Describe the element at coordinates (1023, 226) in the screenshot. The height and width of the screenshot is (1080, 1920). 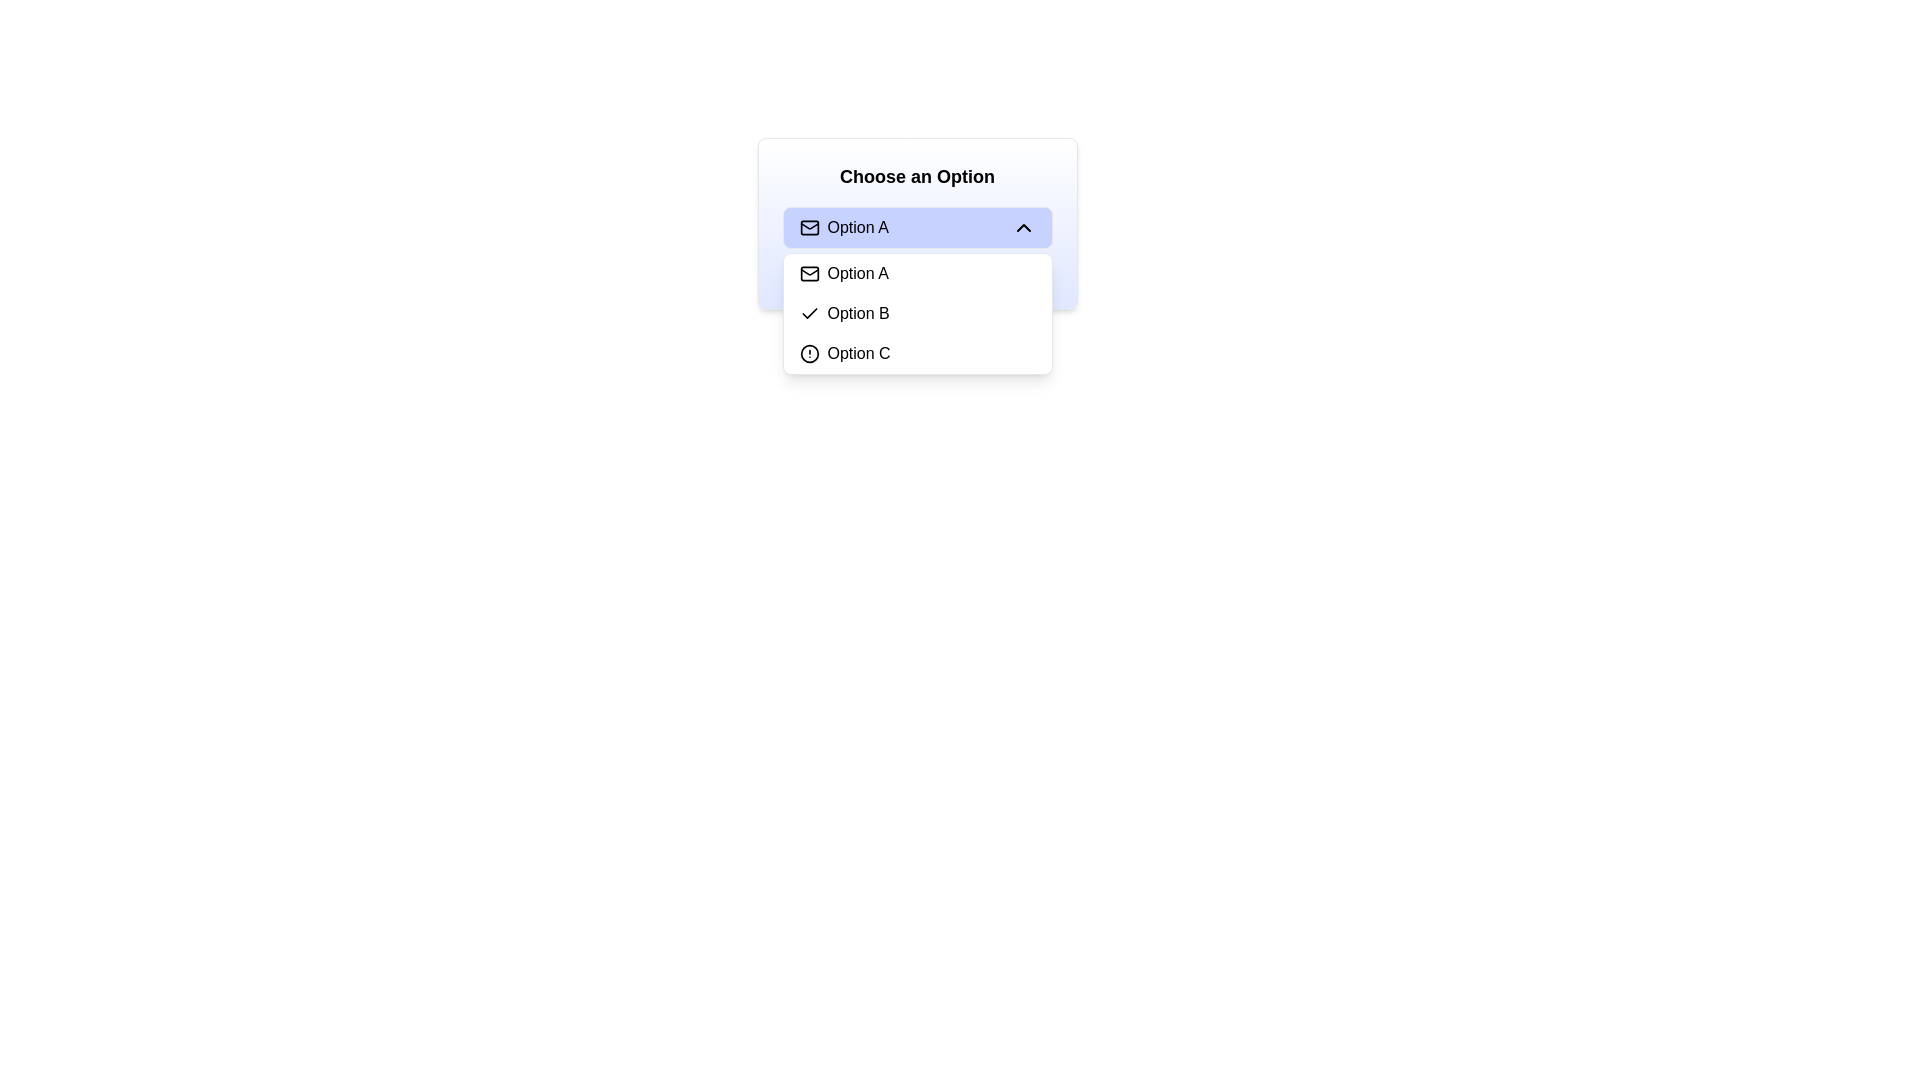
I see `the small upward-pointing chevron icon on the right edge of 'Option A'` at that location.